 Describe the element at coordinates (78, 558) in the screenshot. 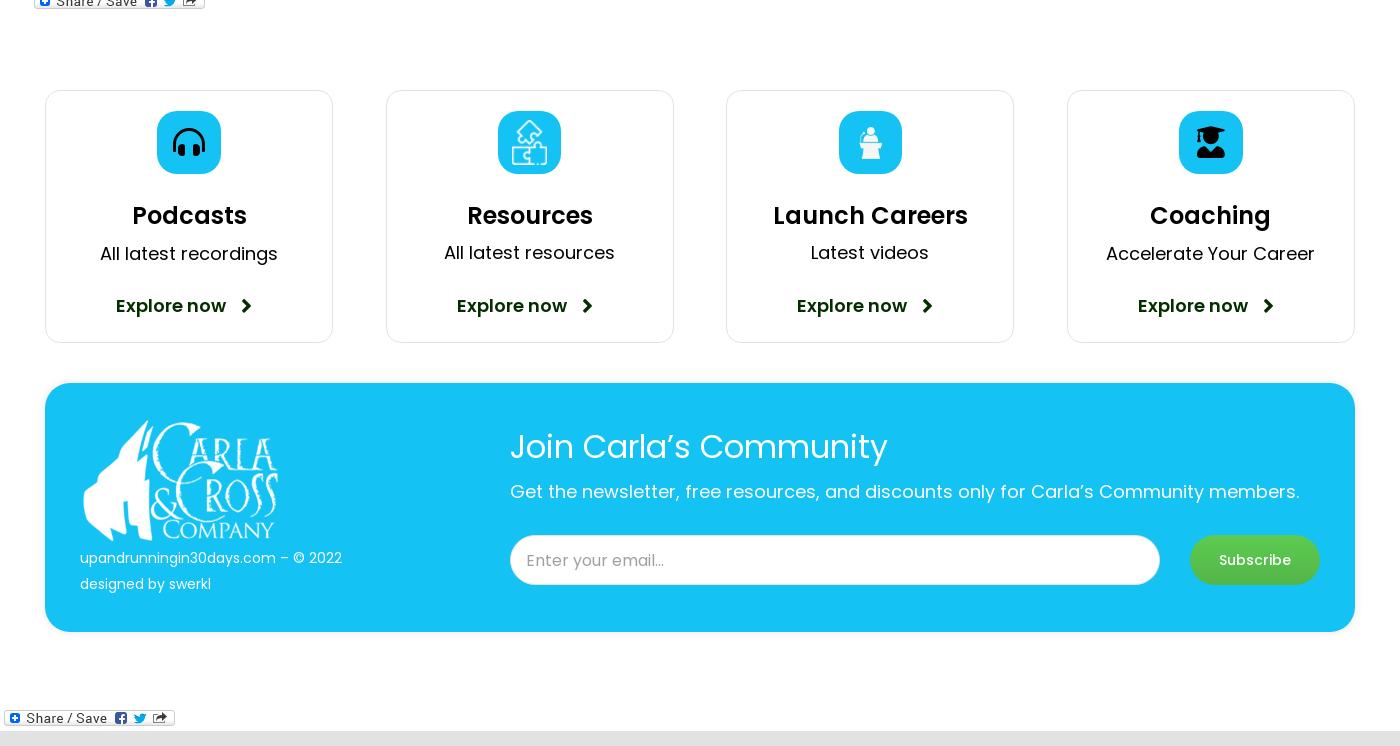

I see `'upandrunningin30days.com – © 2022'` at that location.